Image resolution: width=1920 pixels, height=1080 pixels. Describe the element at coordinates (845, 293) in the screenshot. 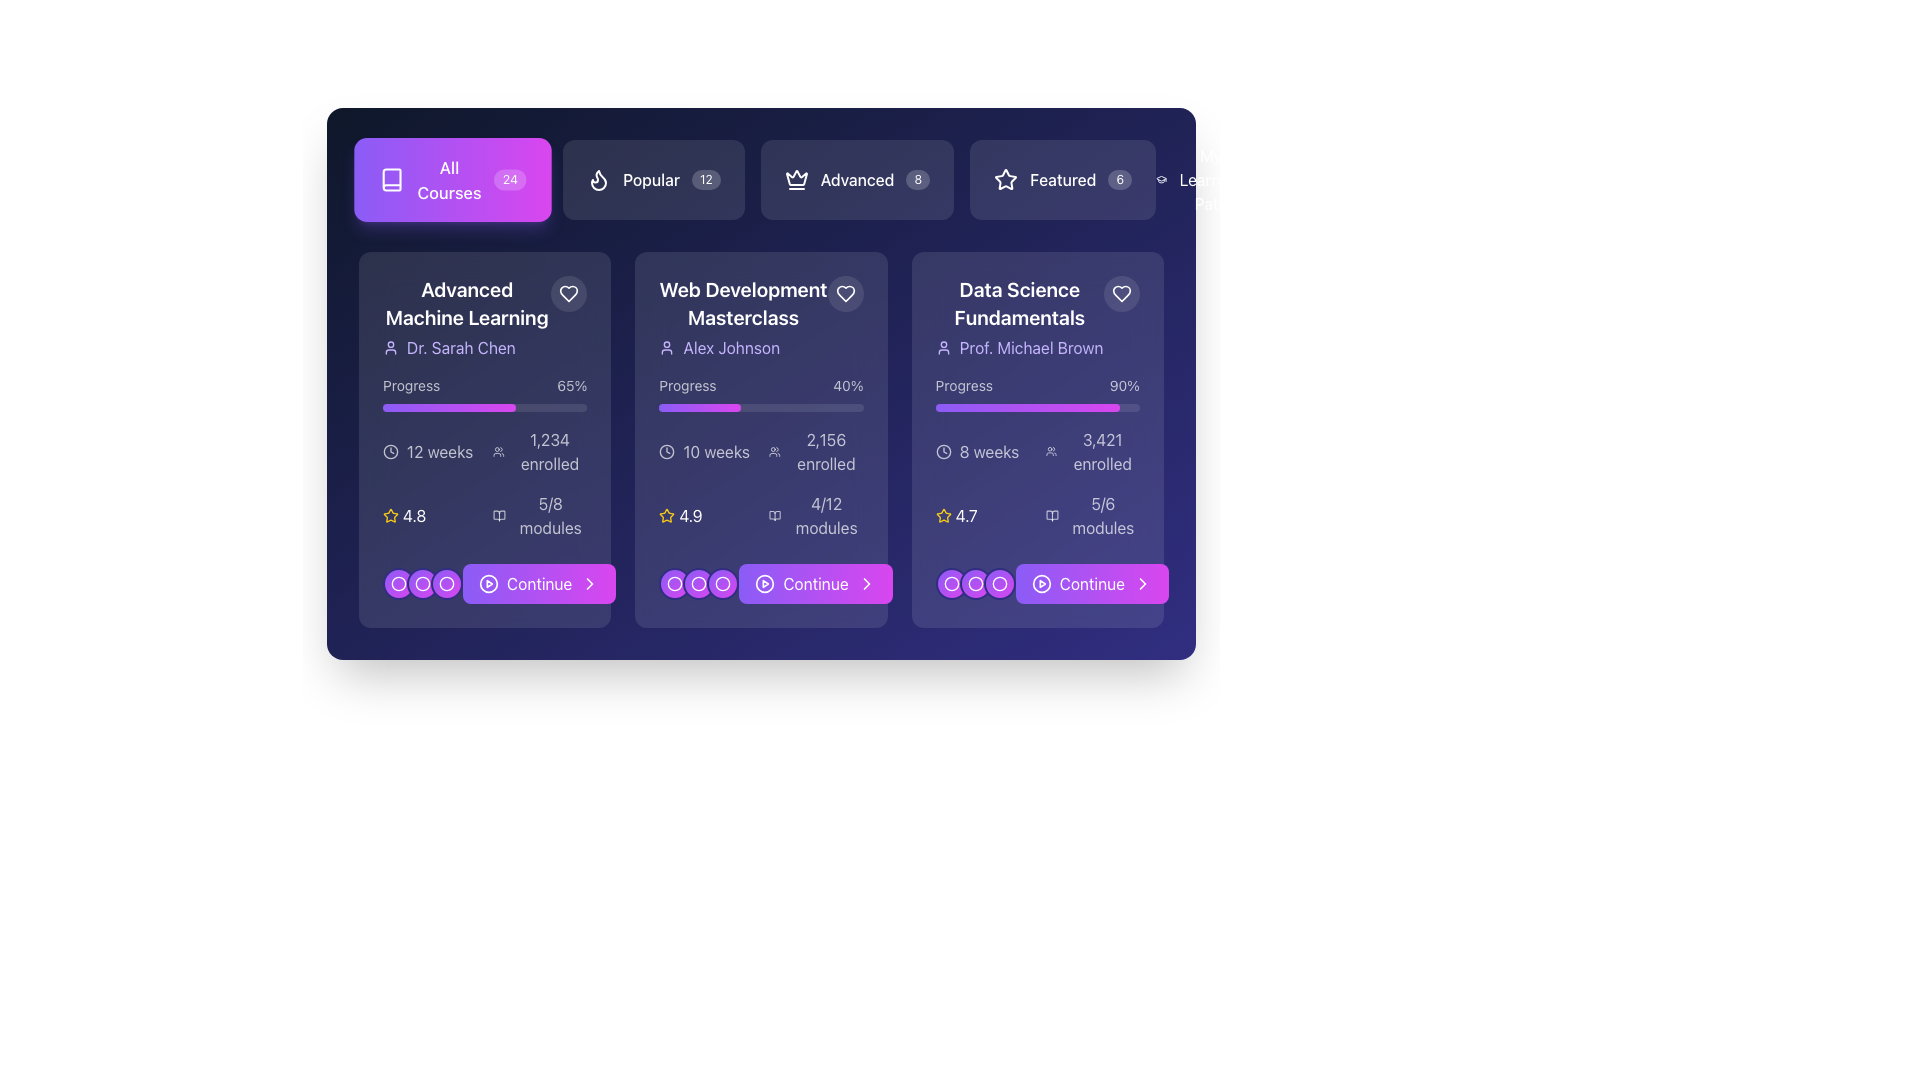

I see `the favorite button icon located in the top-right corner of the 'Web Development Masterclass' card` at that location.